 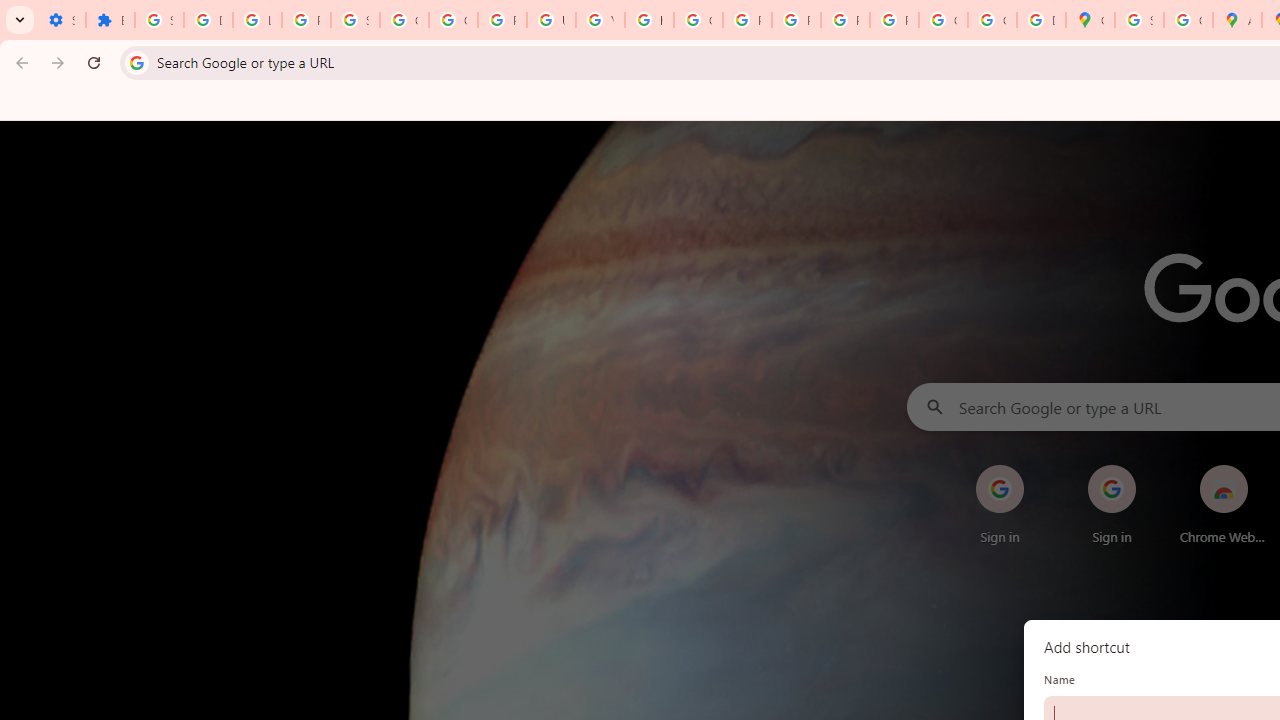 What do you see at coordinates (599, 20) in the screenshot?
I see `'YouTube'` at bounding box center [599, 20].